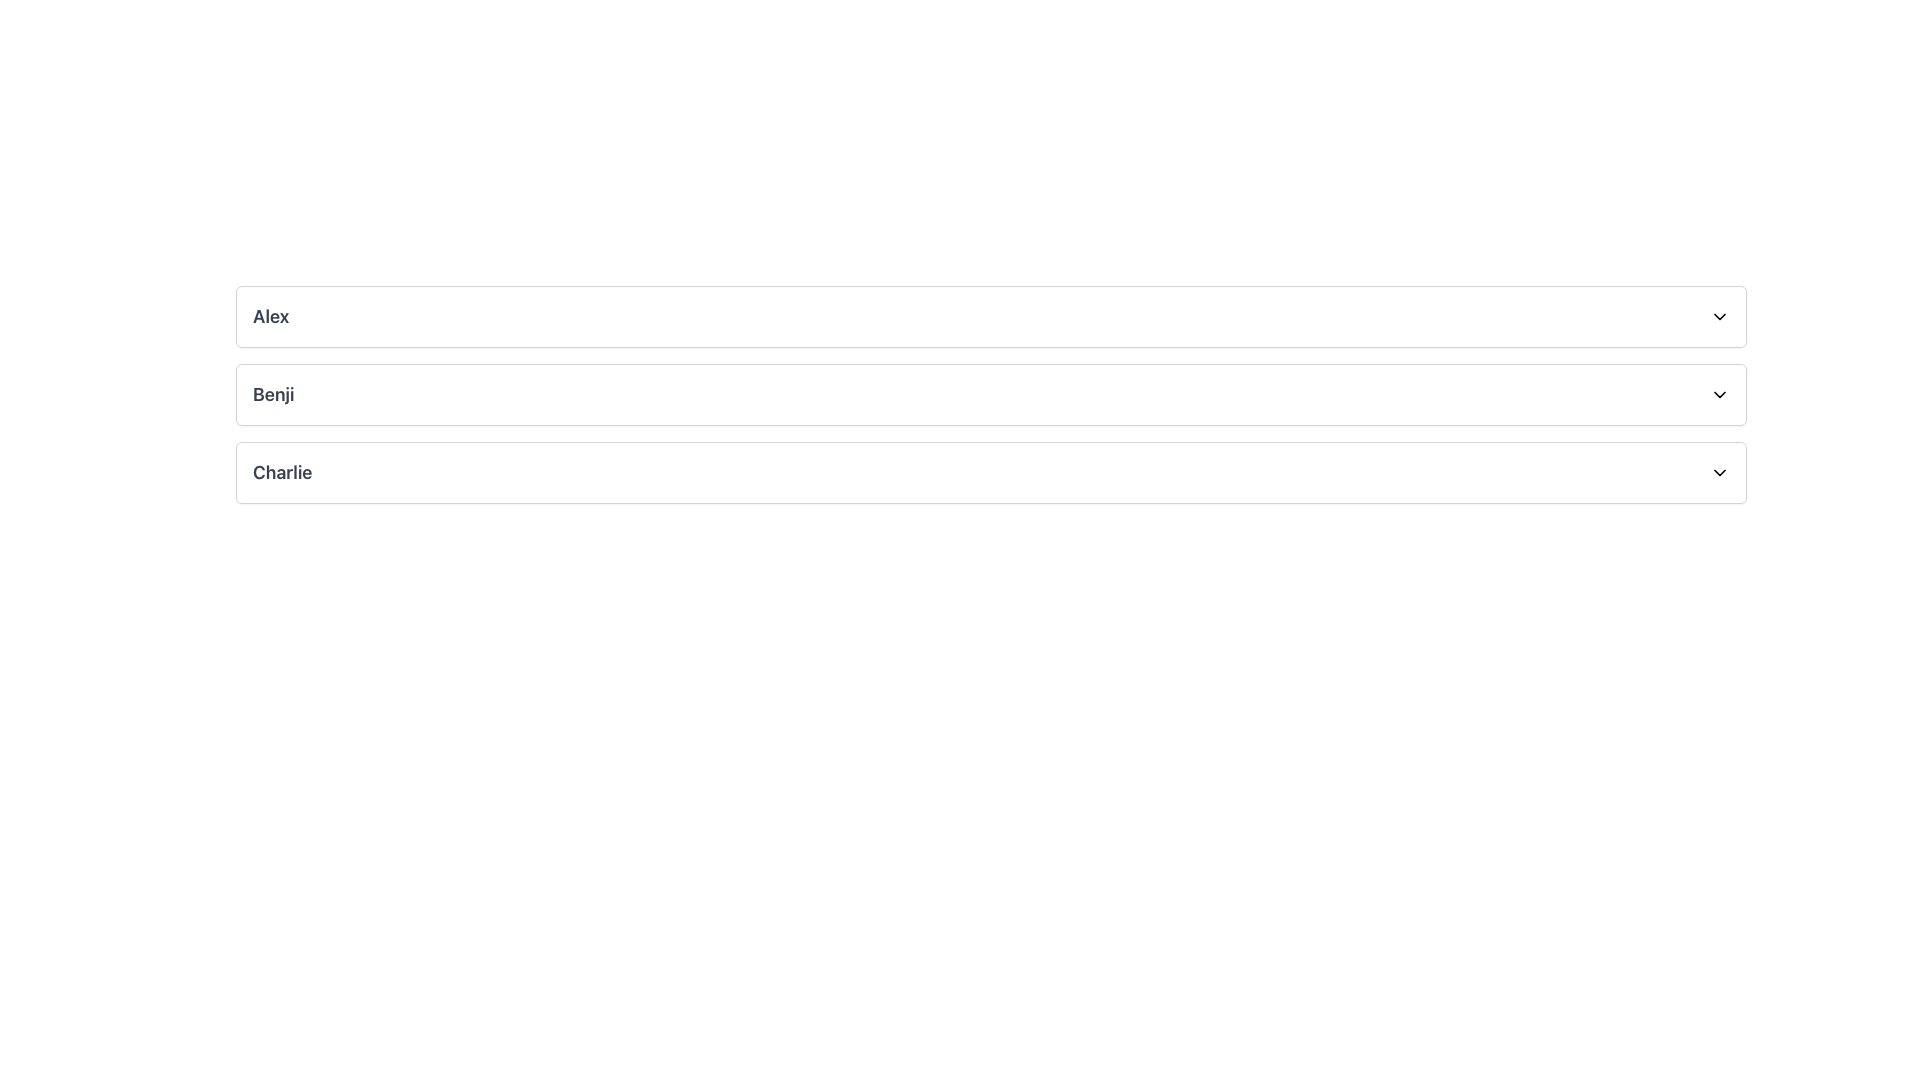 Image resolution: width=1920 pixels, height=1080 pixels. Describe the element at coordinates (1718, 473) in the screenshot. I see `the Dropdown arrow icon located to the far right of the row labeled 'Charlie' for visual feedback` at that location.